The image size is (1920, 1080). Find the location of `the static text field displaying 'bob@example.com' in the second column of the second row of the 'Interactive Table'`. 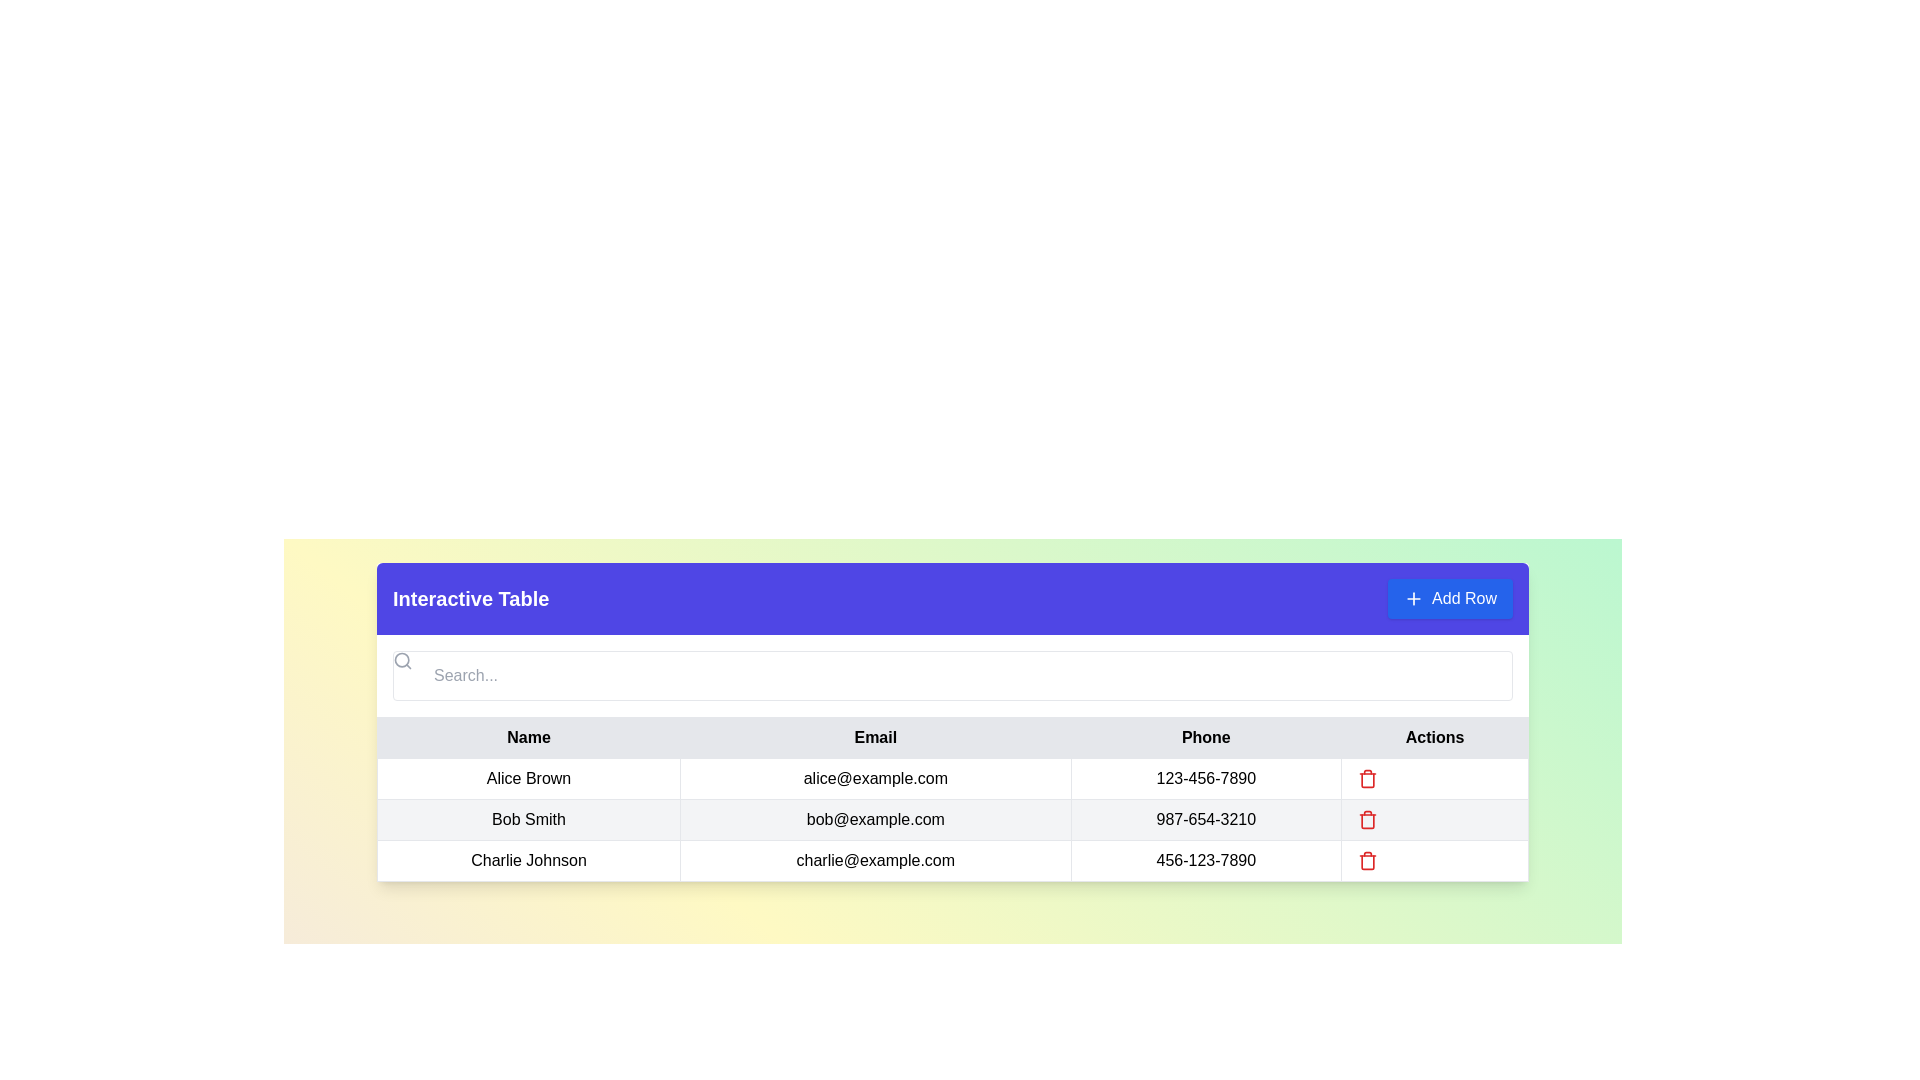

the static text field displaying 'bob@example.com' in the second column of the second row of the 'Interactive Table' is located at coordinates (875, 820).